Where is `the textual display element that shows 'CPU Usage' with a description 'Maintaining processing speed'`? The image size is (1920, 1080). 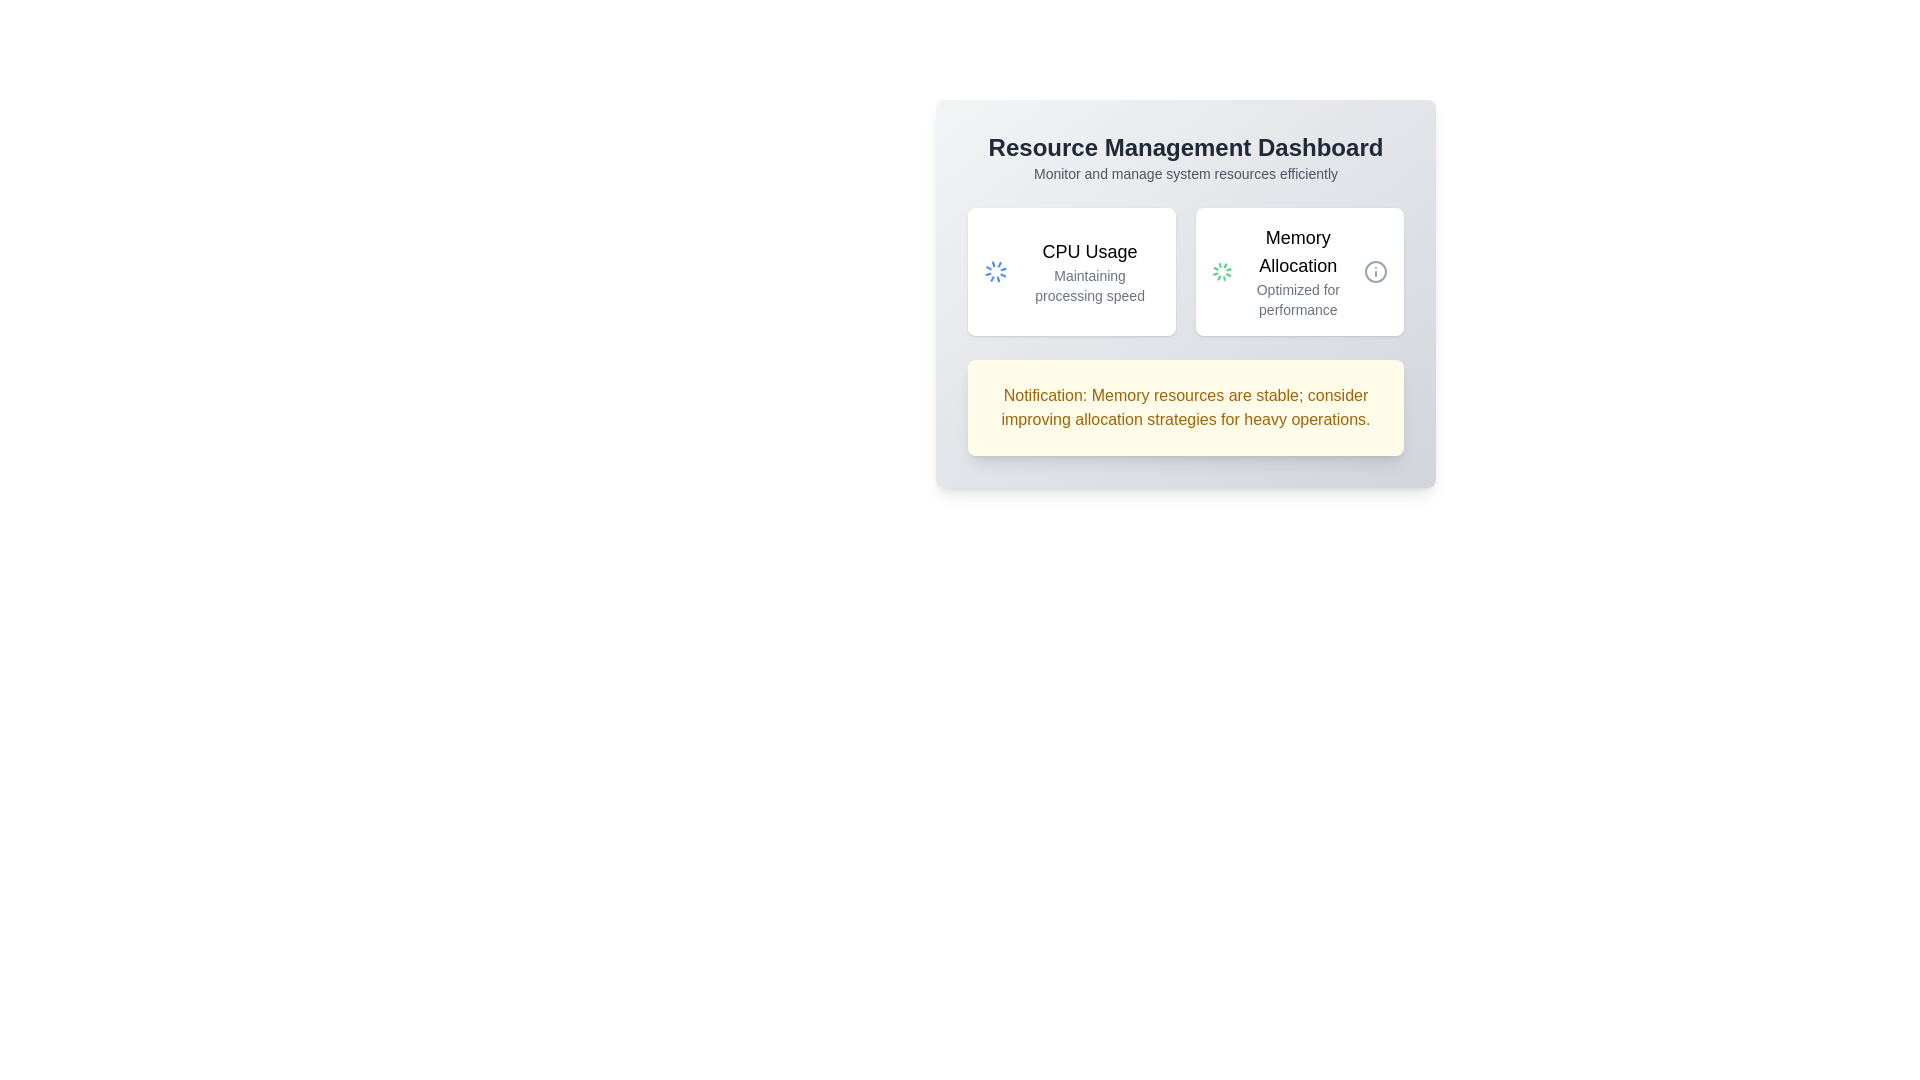 the textual display element that shows 'CPU Usage' with a description 'Maintaining processing speed' is located at coordinates (1088, 272).